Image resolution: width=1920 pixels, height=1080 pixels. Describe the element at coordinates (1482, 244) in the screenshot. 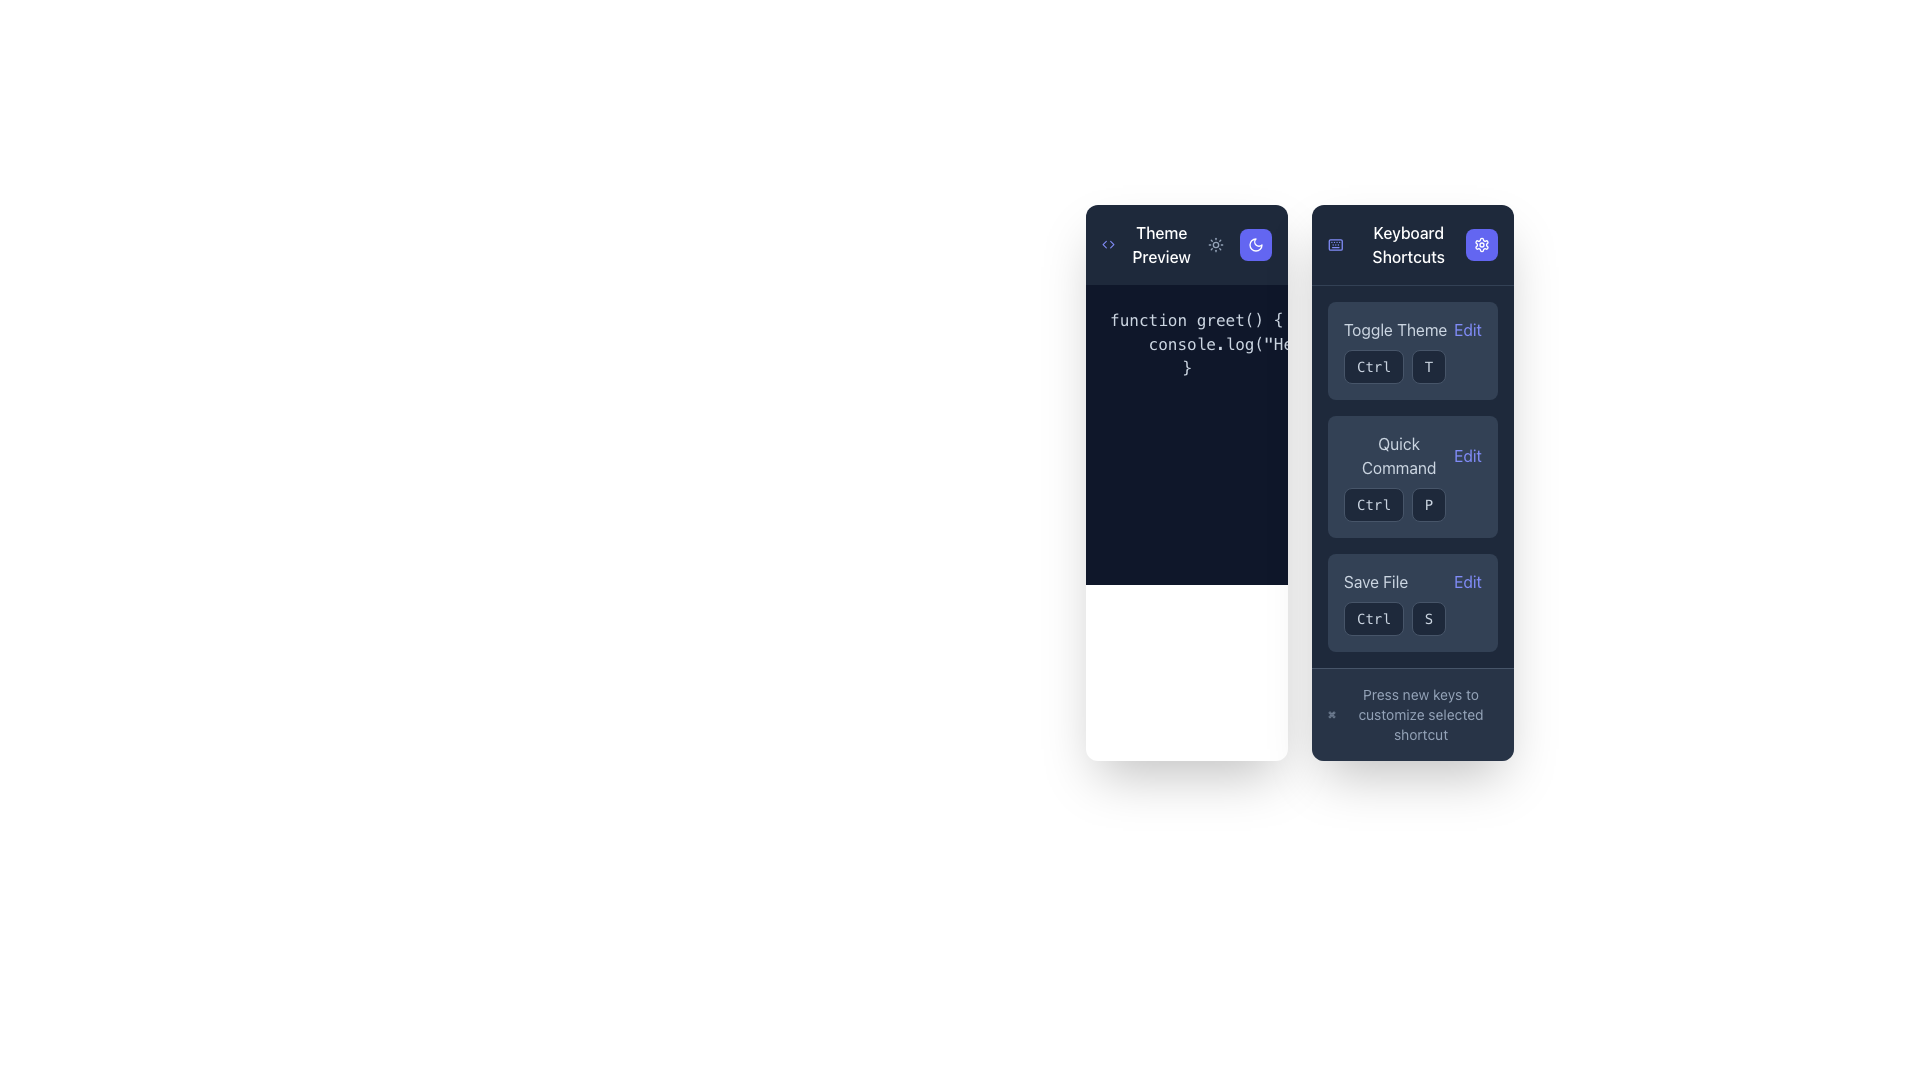

I see `the square-shaped button with a white gear icon on a vibrant indigo background` at that location.